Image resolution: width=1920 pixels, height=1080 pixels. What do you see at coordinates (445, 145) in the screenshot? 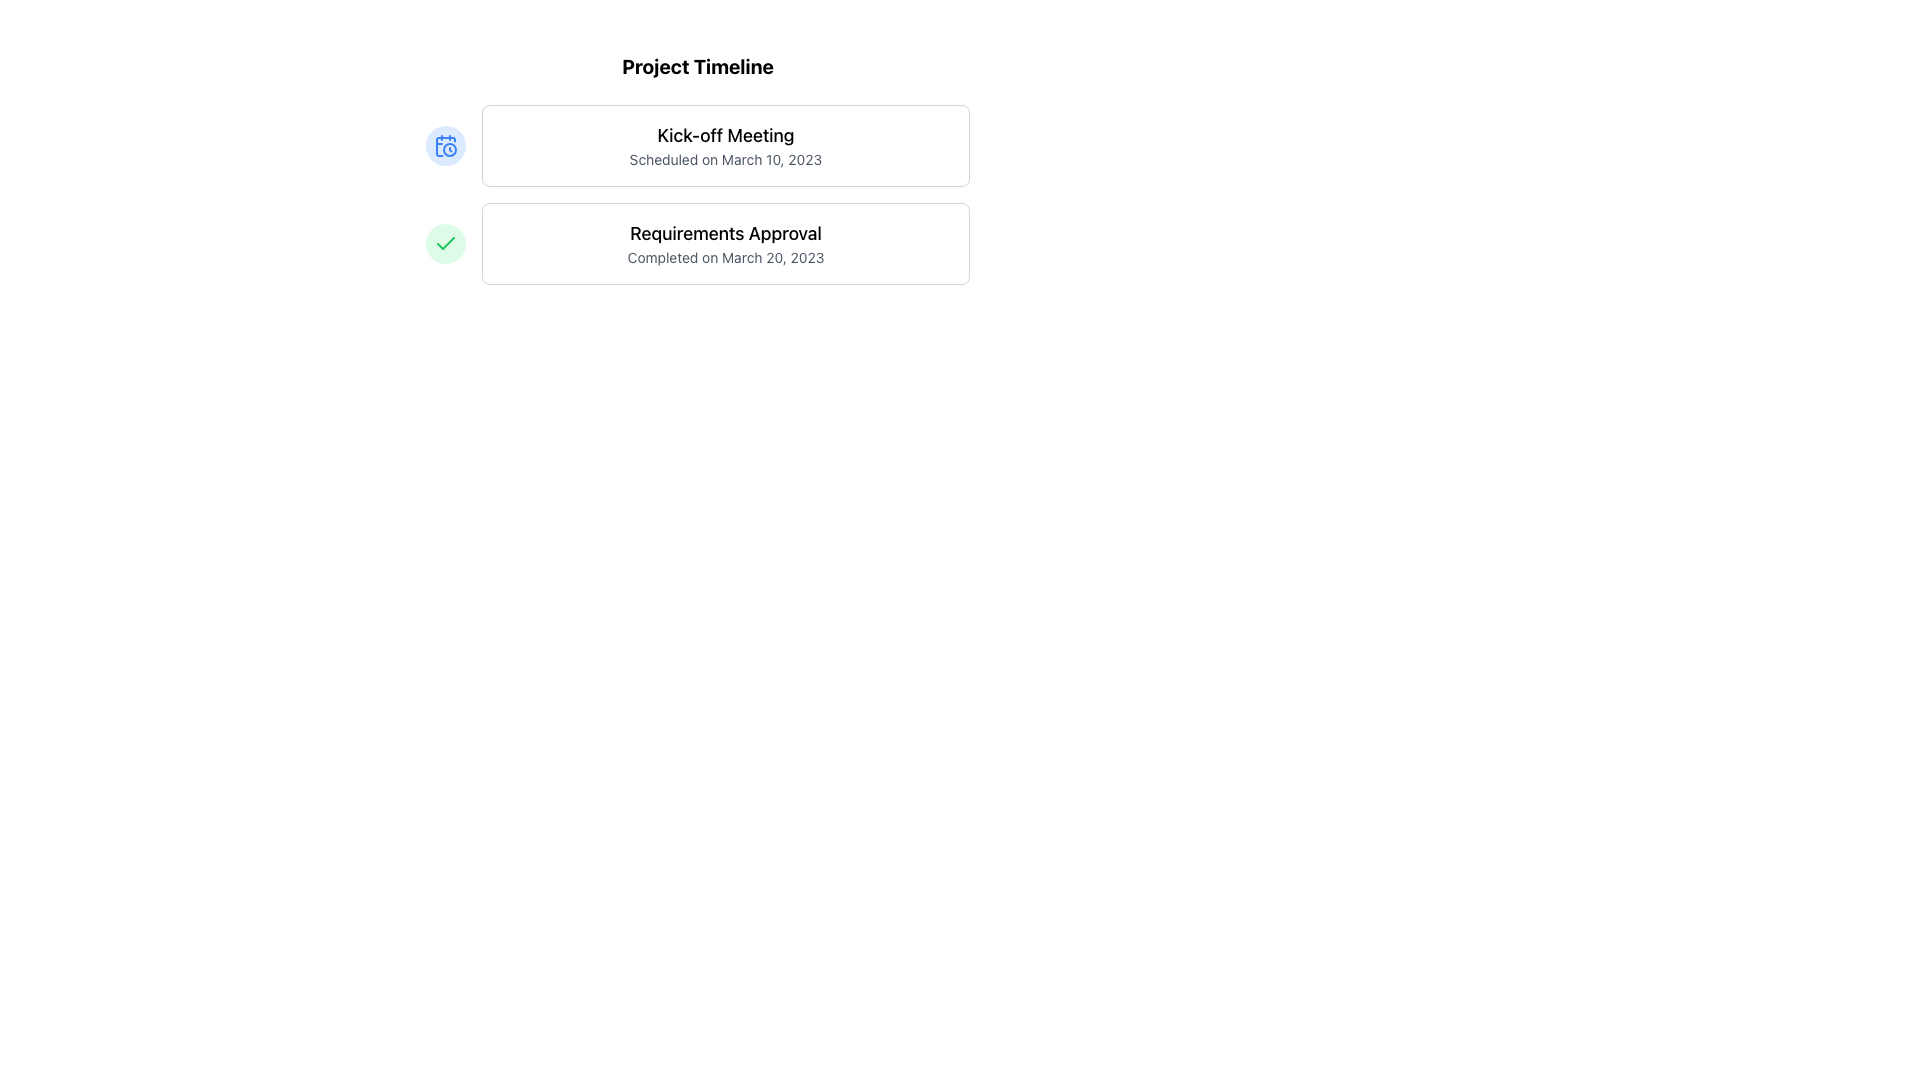
I see `the calendar and clock icon within the blue circular background, located in the timeline interface next to the 'Kick-off Meeting' entry` at bounding box center [445, 145].